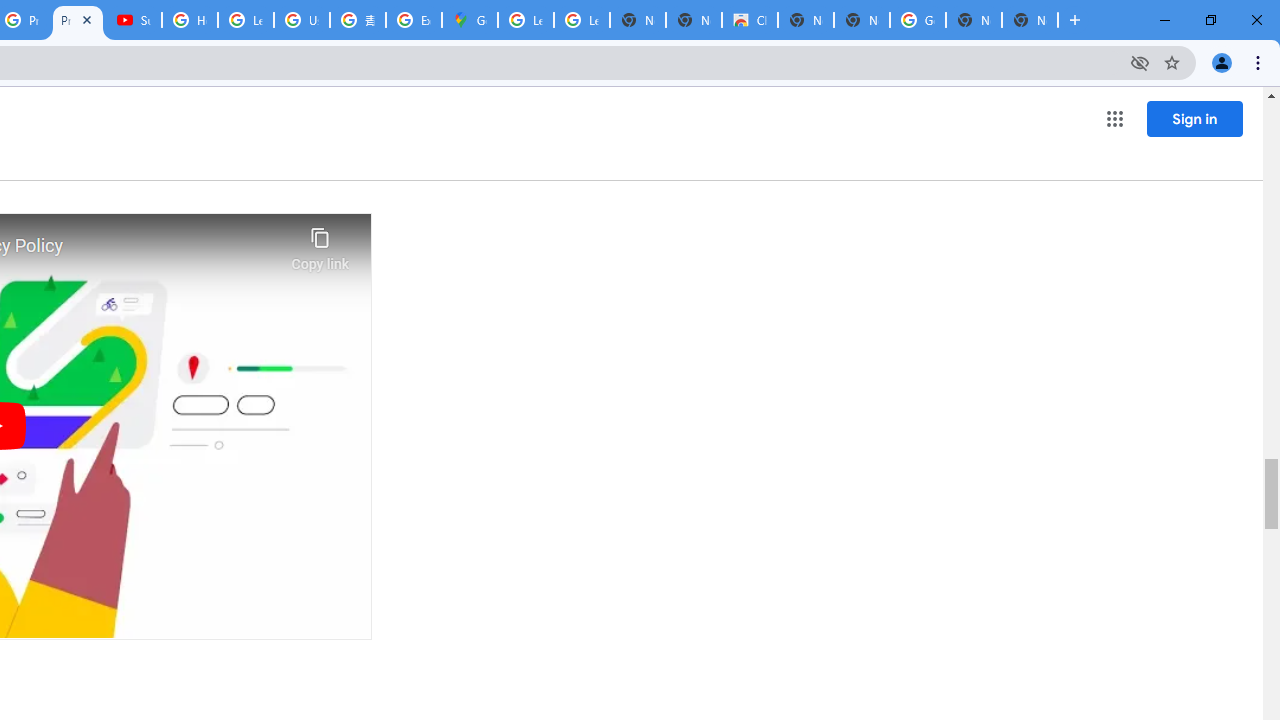  What do you see at coordinates (133, 20) in the screenshot?
I see `'Subscriptions - YouTube'` at bounding box center [133, 20].